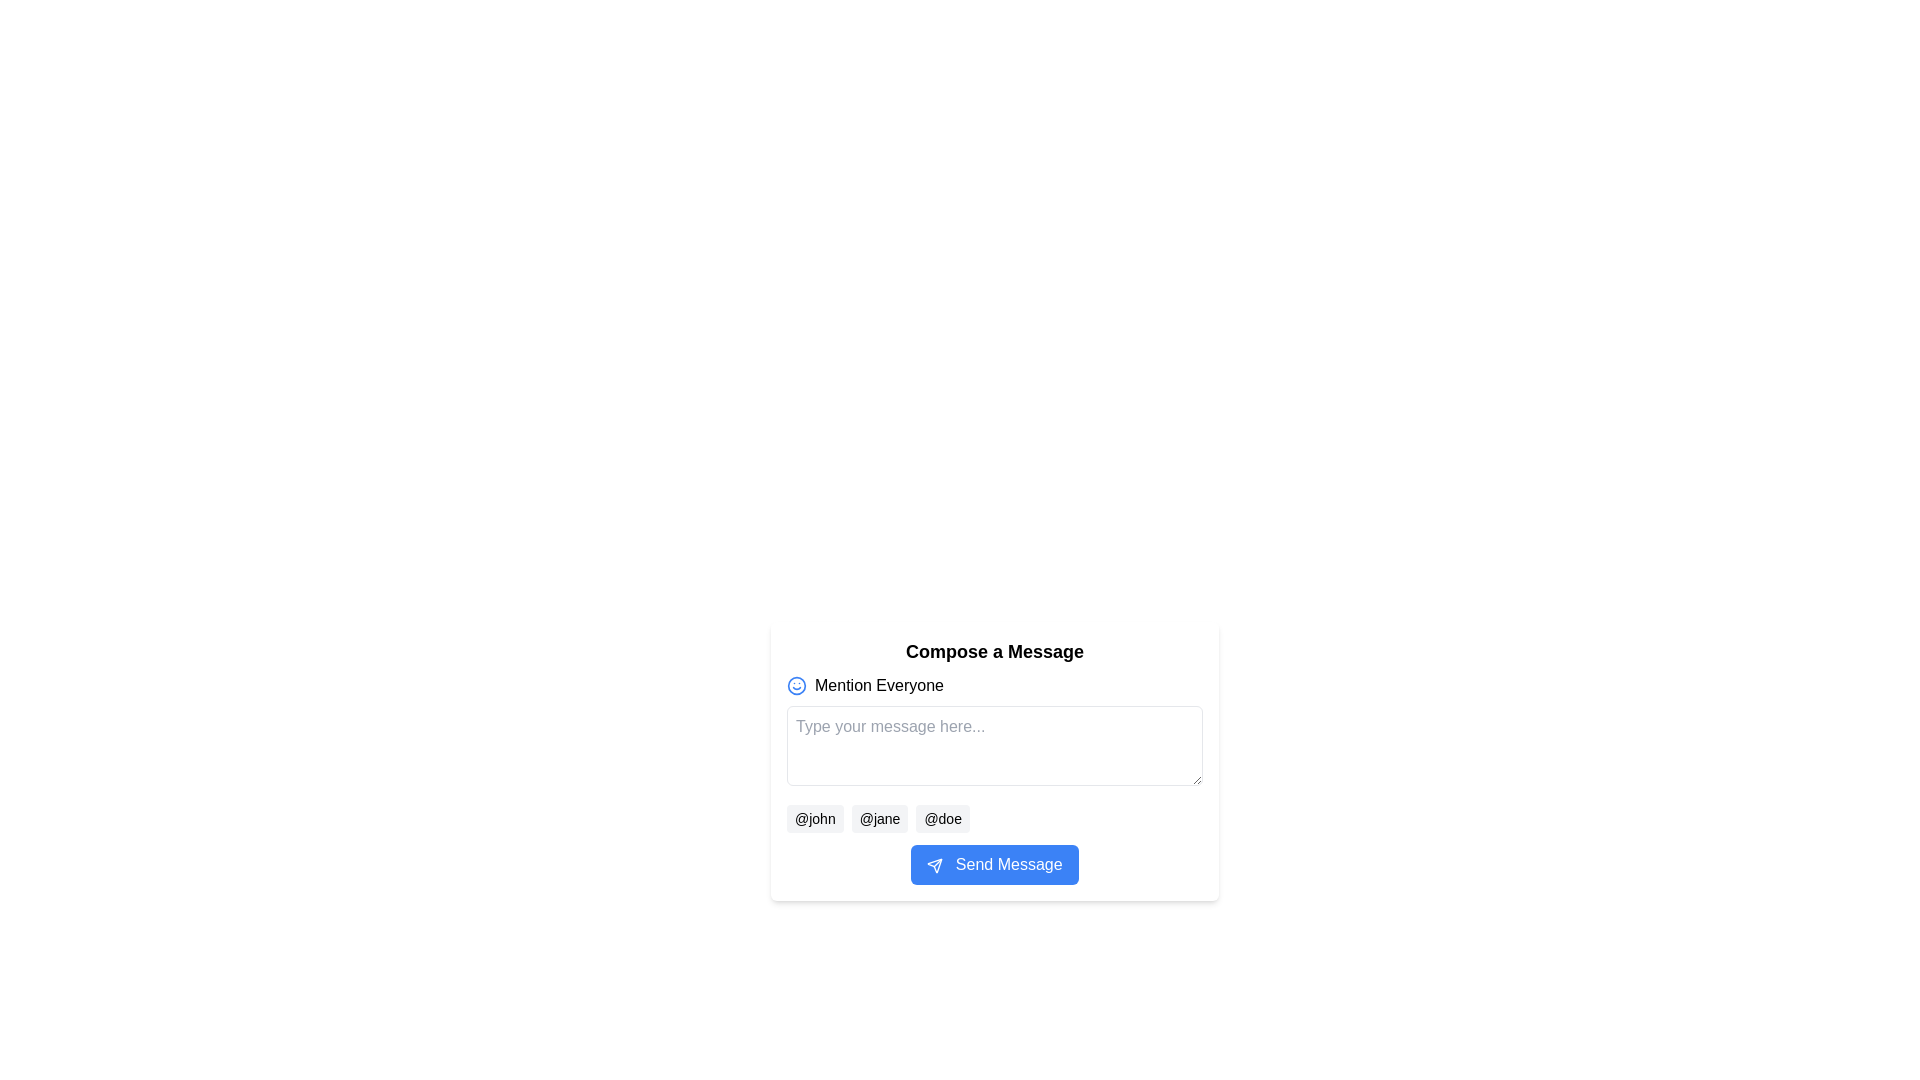 The width and height of the screenshot is (1920, 1080). Describe the element at coordinates (815, 818) in the screenshot. I see `the first button-like interactive text label representing the user 'john'` at that location.